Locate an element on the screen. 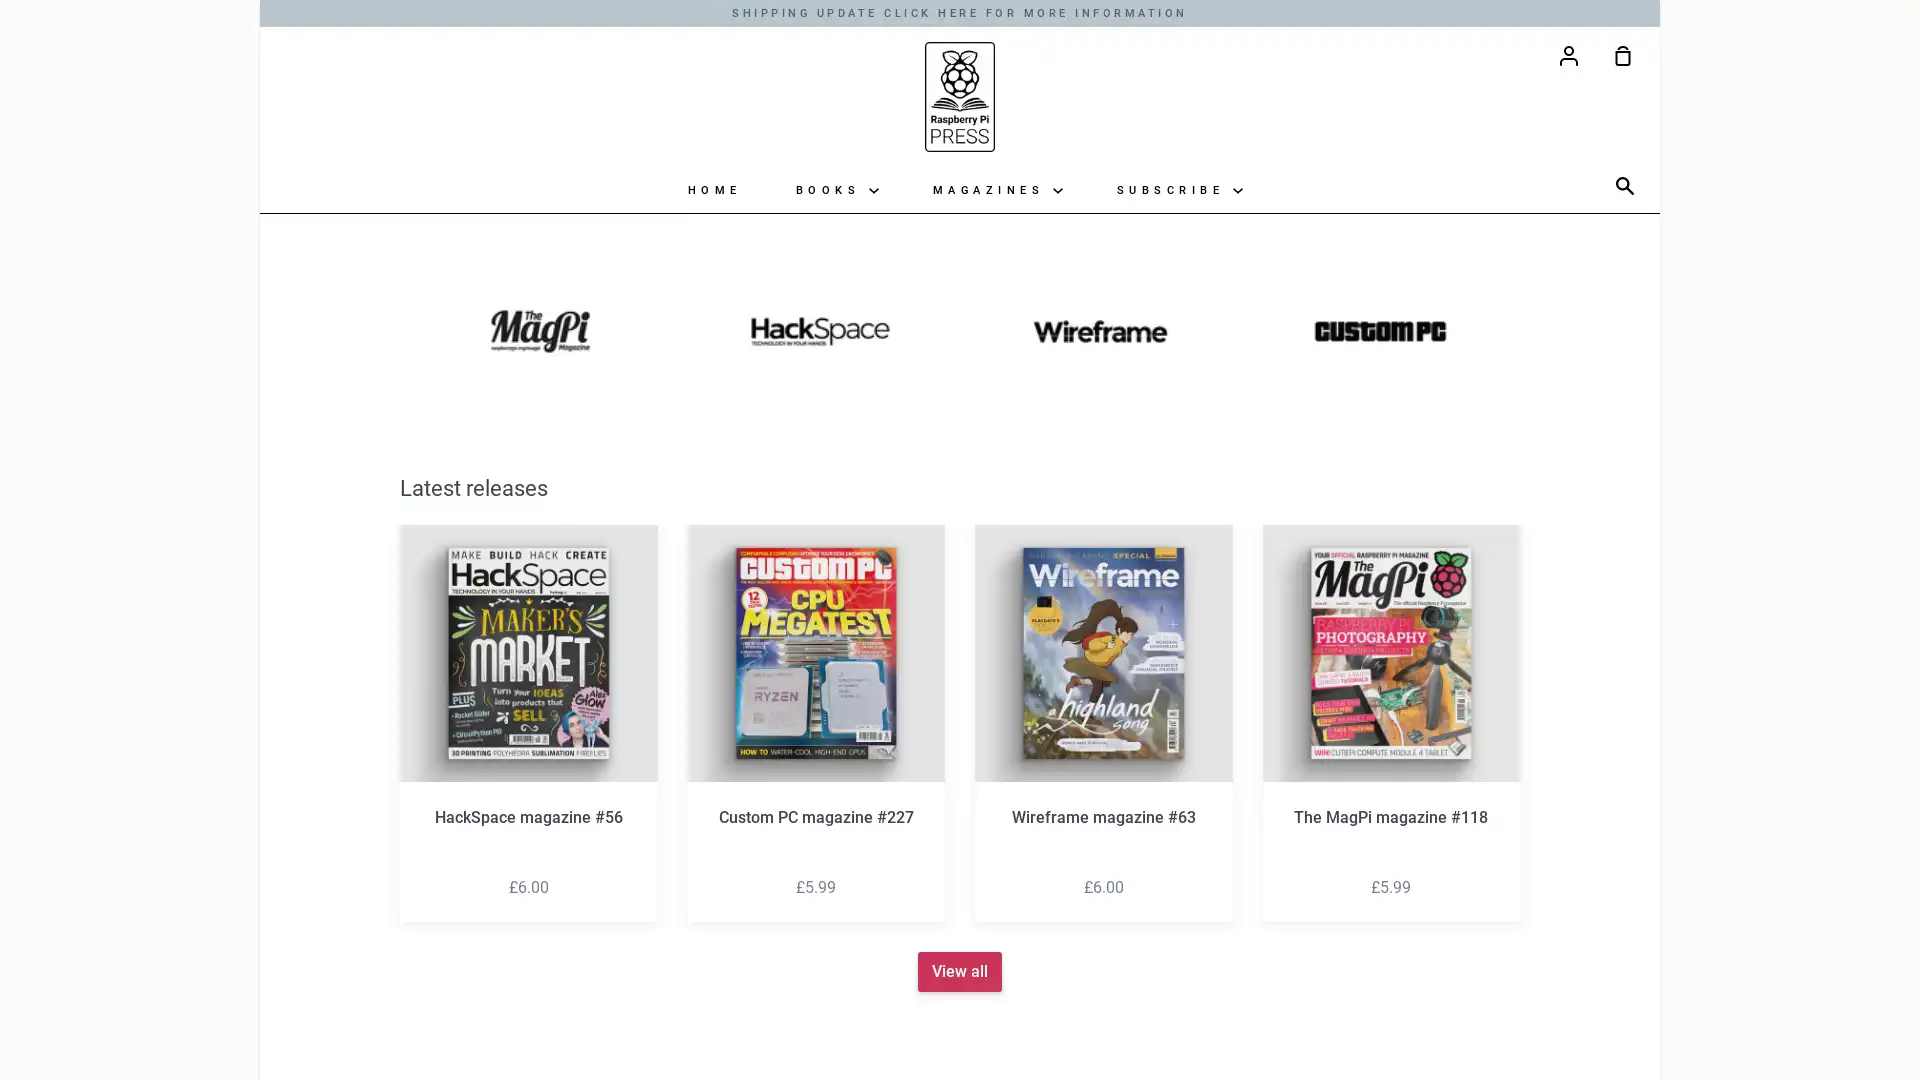 The width and height of the screenshot is (1920, 1080). Shop now is located at coordinates (960, 626).